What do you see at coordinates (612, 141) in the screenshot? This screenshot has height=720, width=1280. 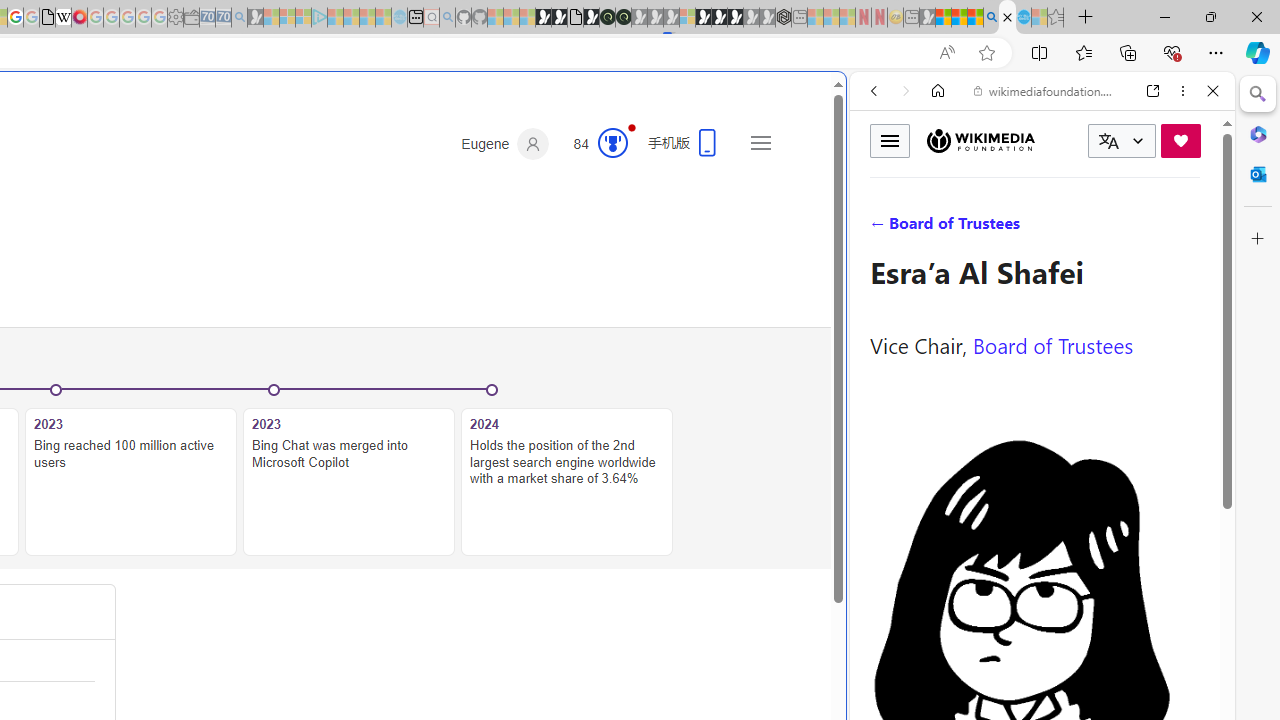 I see `'AutomationID: rh_meter'` at bounding box center [612, 141].